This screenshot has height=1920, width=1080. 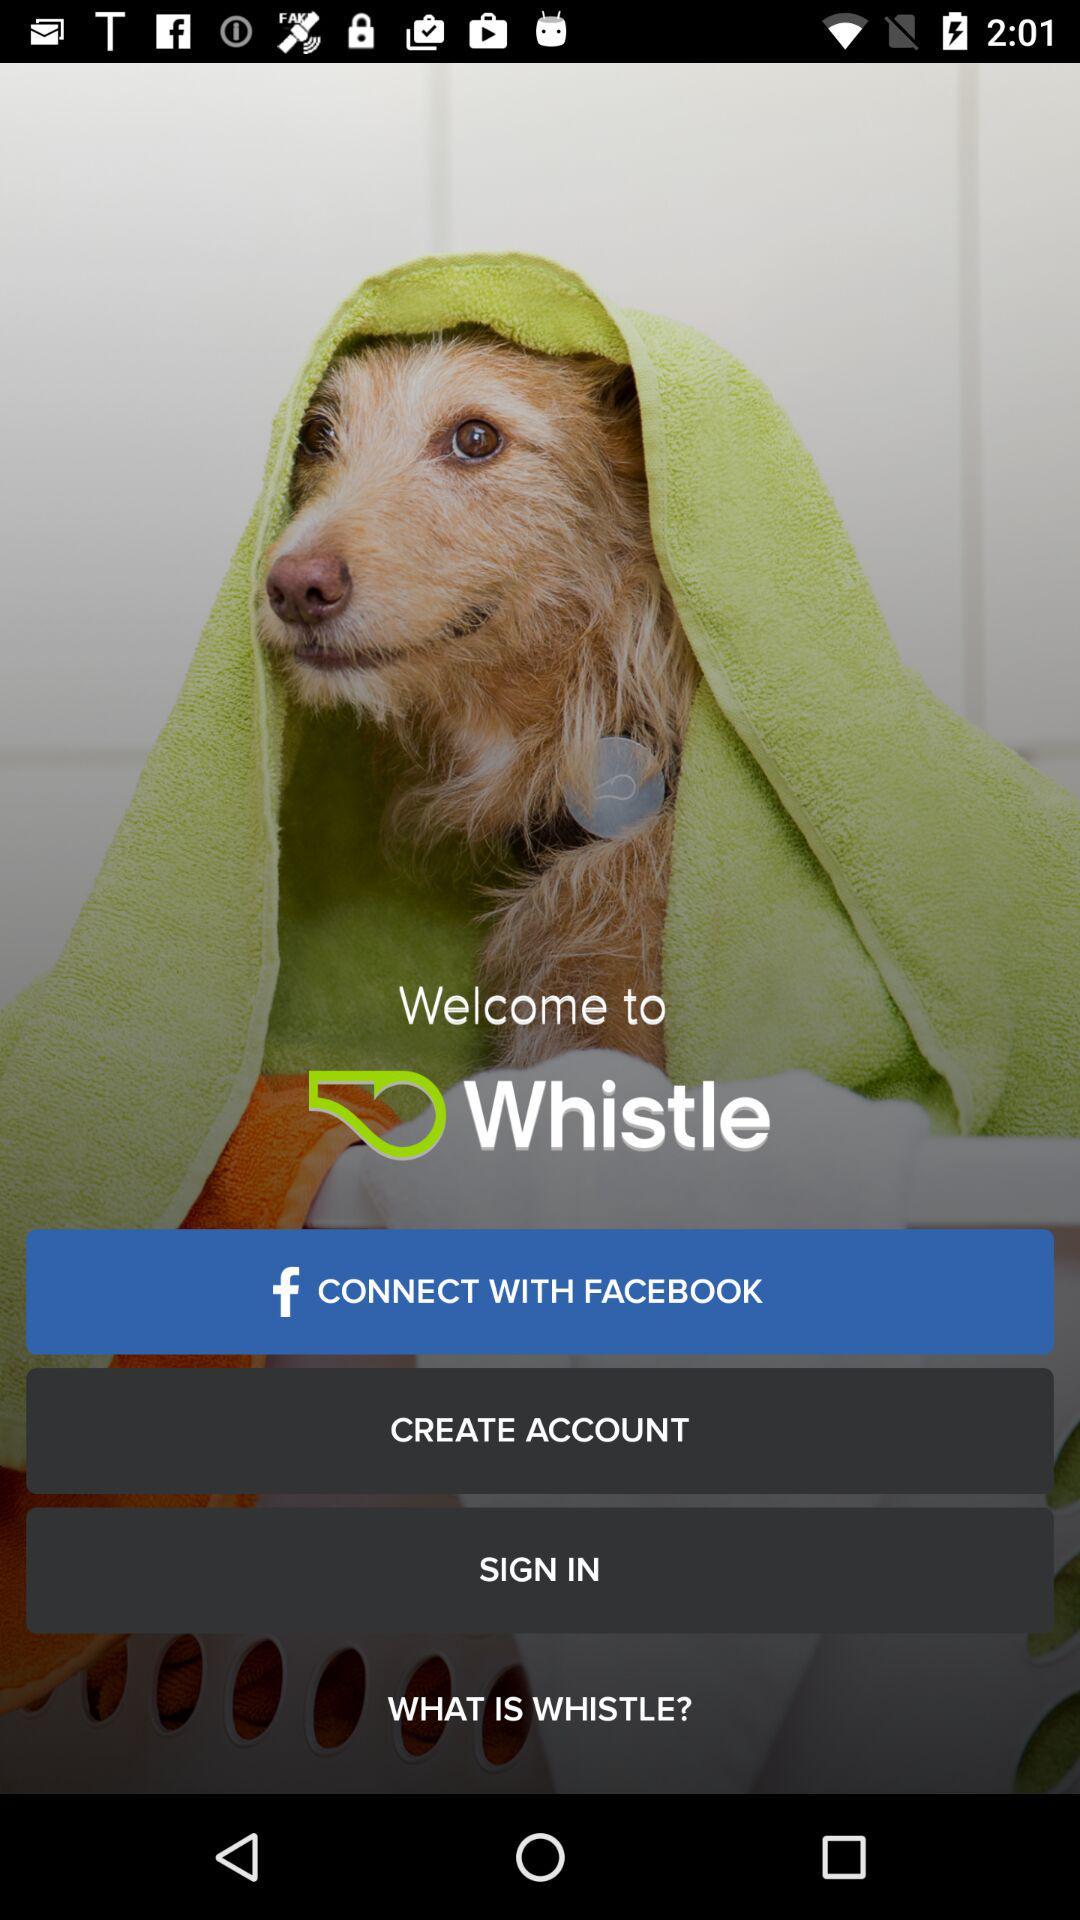 I want to click on sign in icon, so click(x=540, y=1569).